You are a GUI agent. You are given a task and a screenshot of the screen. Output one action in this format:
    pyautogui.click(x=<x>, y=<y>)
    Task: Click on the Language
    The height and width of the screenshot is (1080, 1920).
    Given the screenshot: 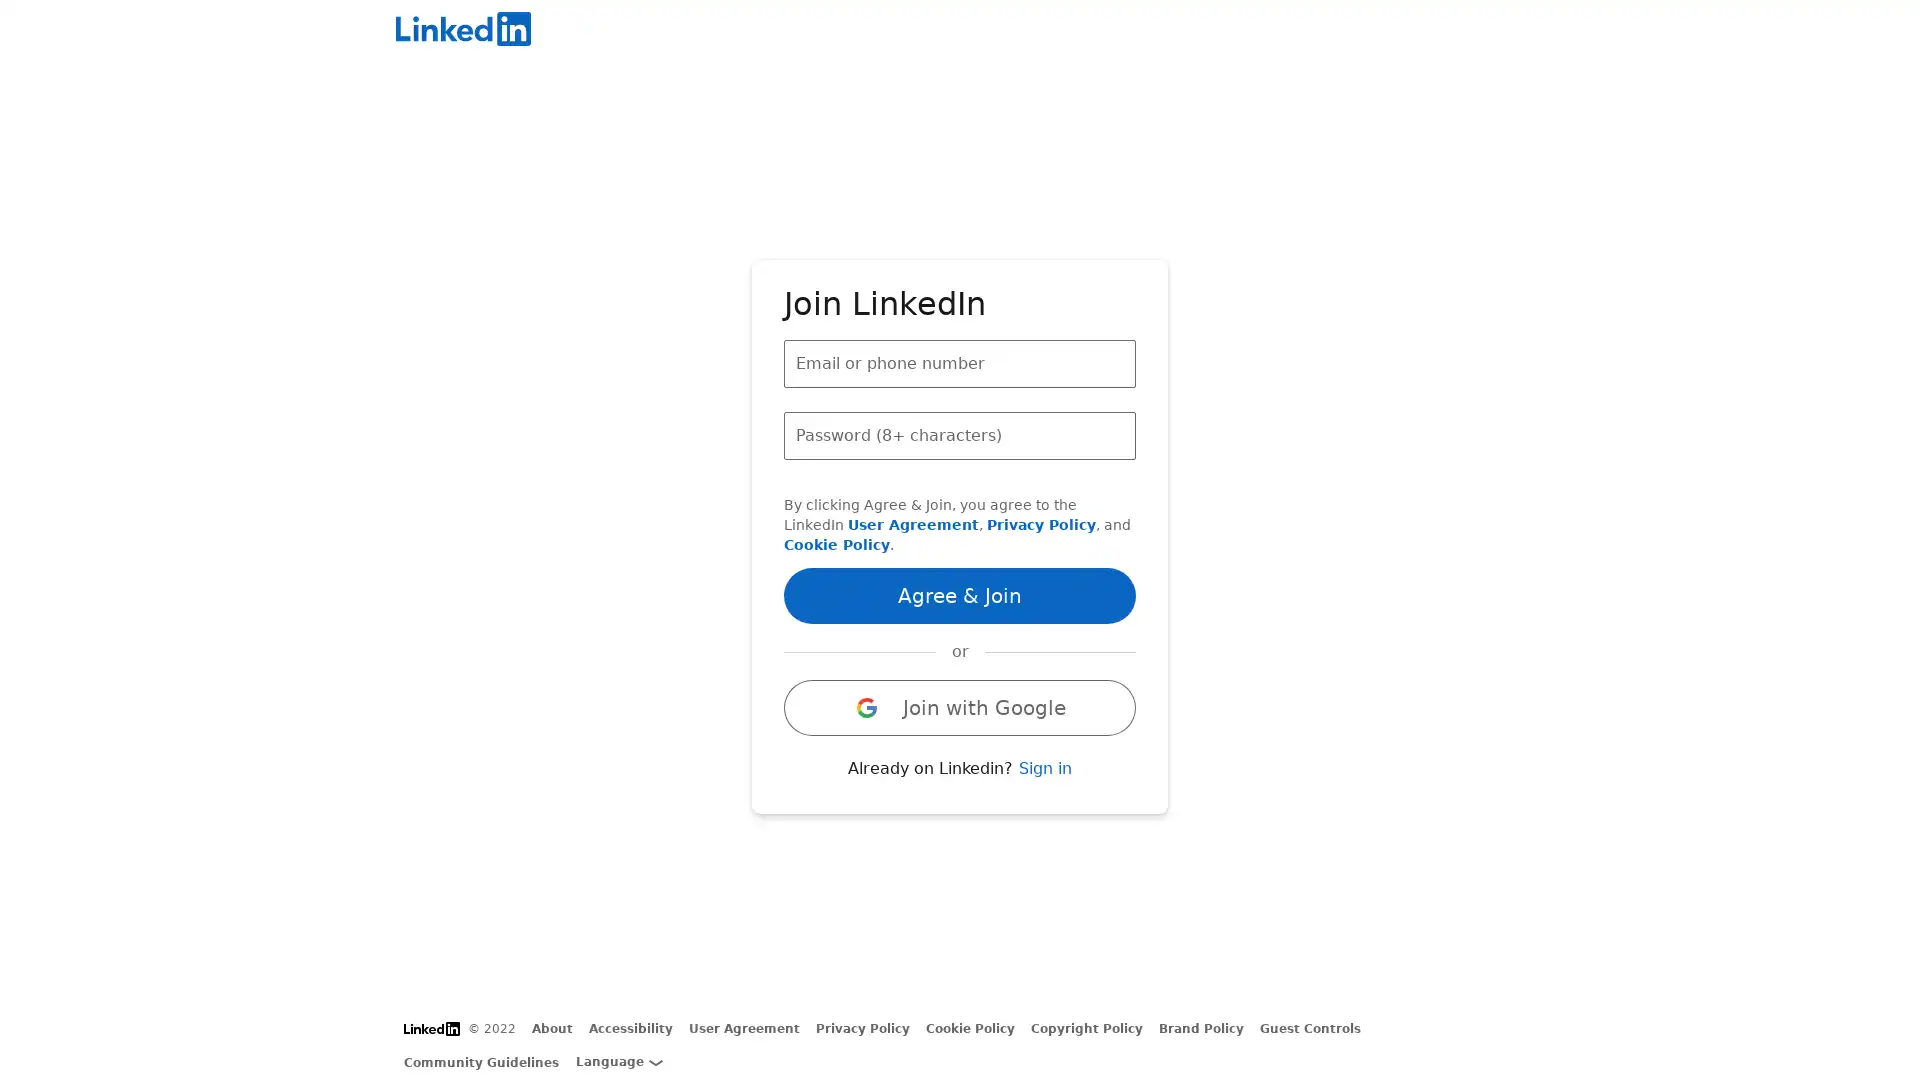 What is the action you would take?
    pyautogui.click(x=618, y=1060)
    